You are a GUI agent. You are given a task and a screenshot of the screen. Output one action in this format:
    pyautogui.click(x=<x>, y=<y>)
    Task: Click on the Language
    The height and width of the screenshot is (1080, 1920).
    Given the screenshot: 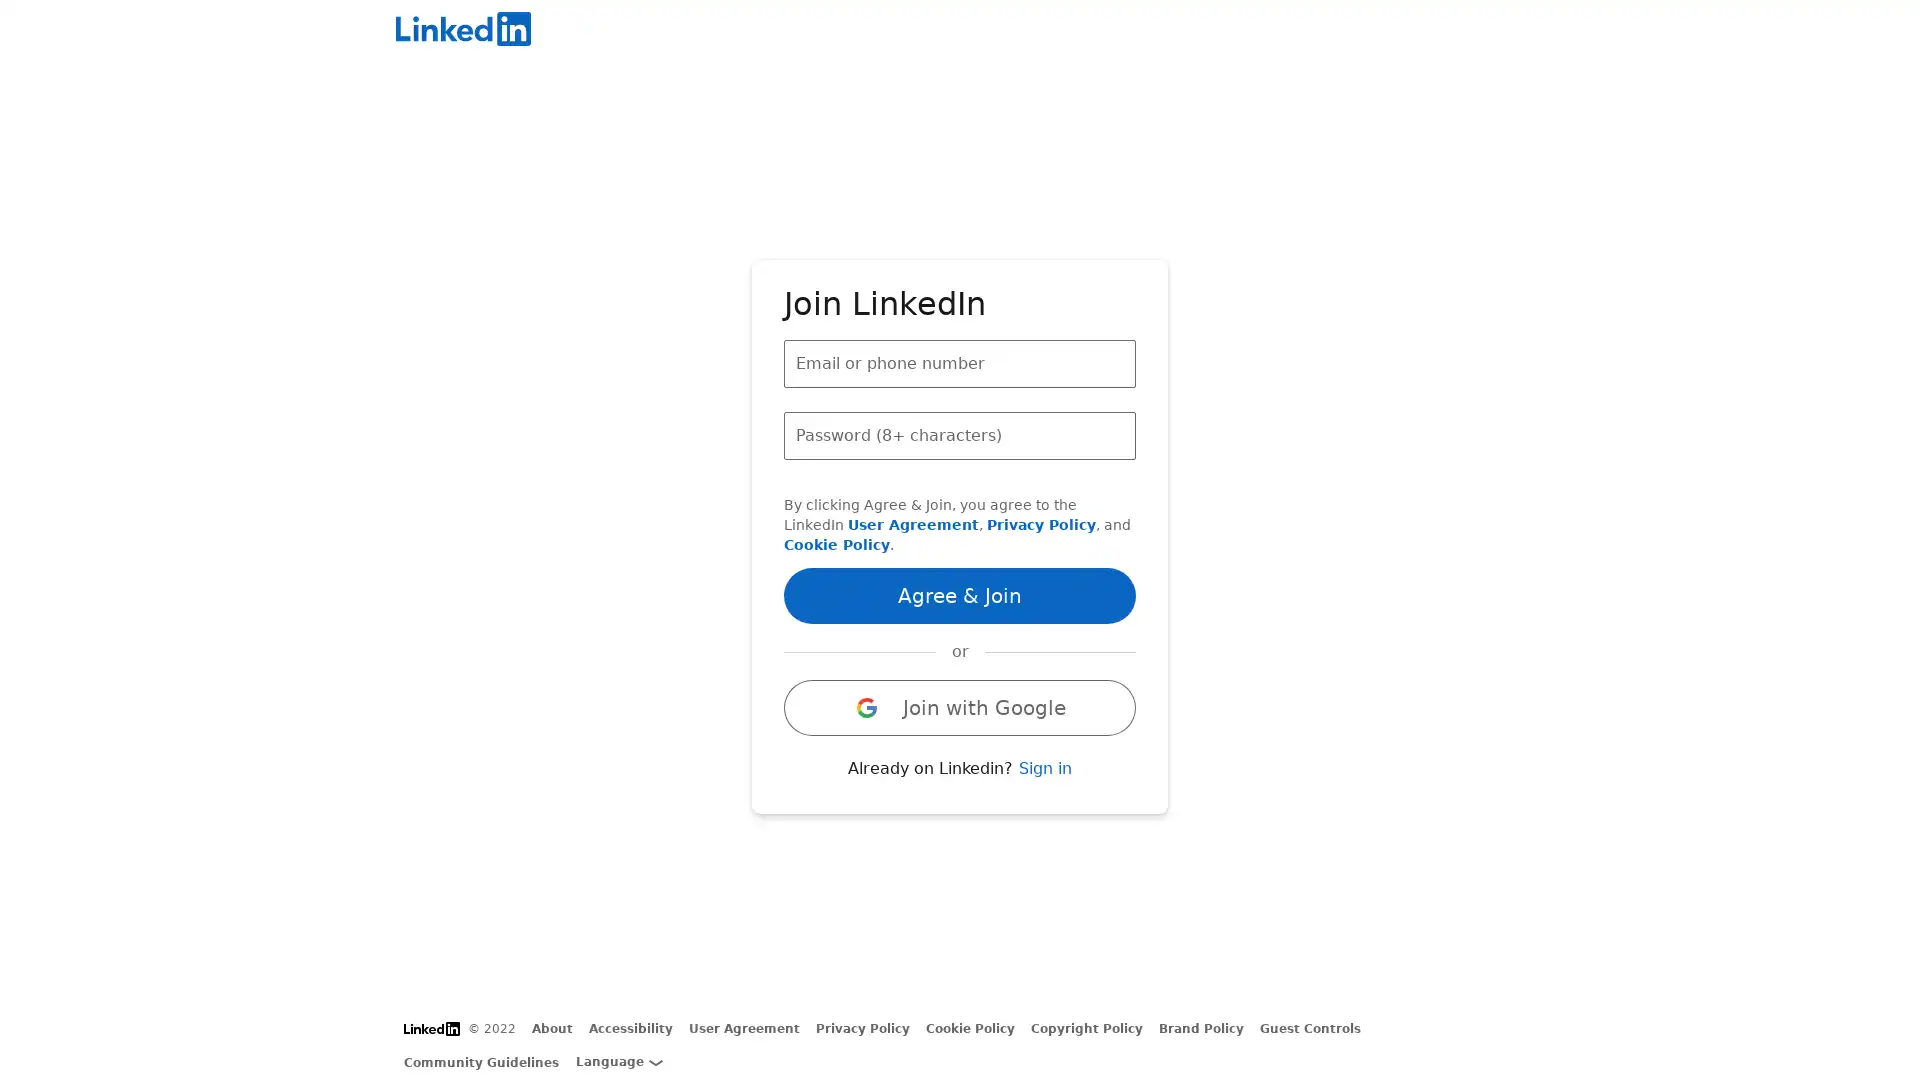 What is the action you would take?
    pyautogui.click(x=618, y=1060)
    